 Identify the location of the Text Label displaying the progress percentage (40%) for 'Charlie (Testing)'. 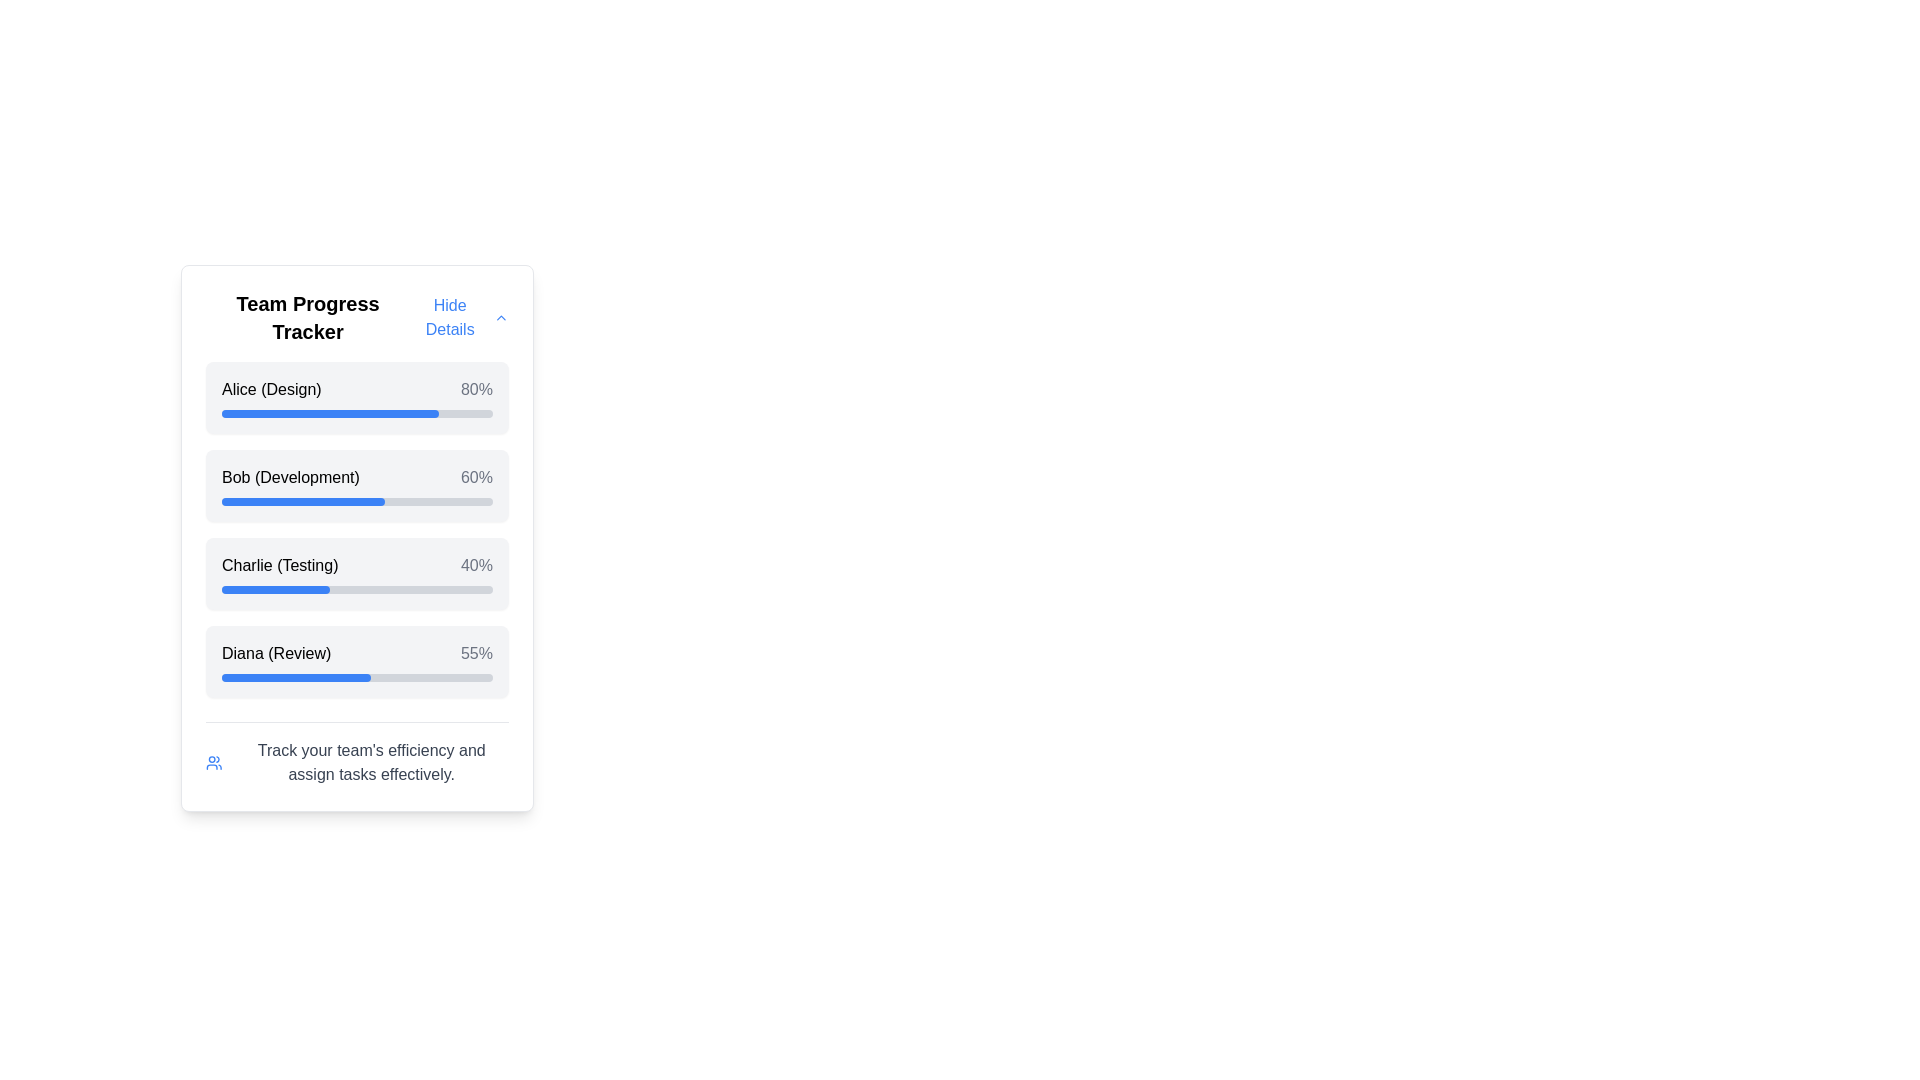
(475, 566).